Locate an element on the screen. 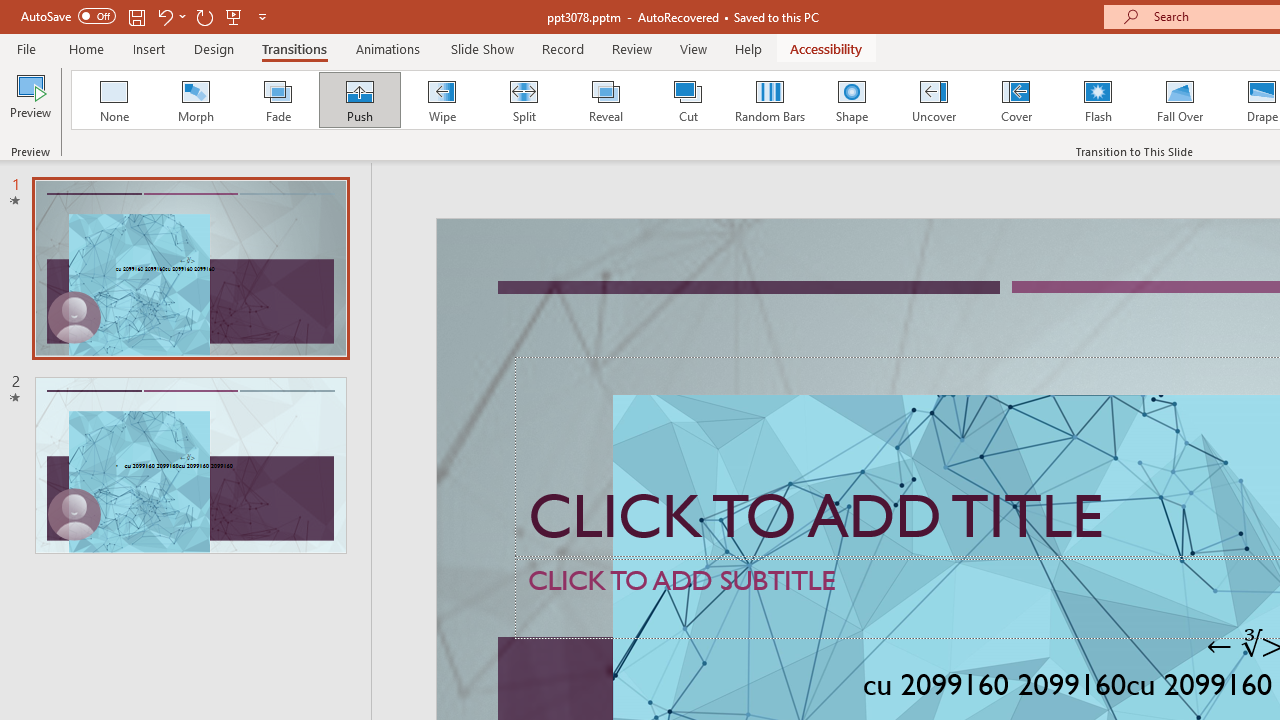  'Random Bars' is located at coordinates (769, 100).